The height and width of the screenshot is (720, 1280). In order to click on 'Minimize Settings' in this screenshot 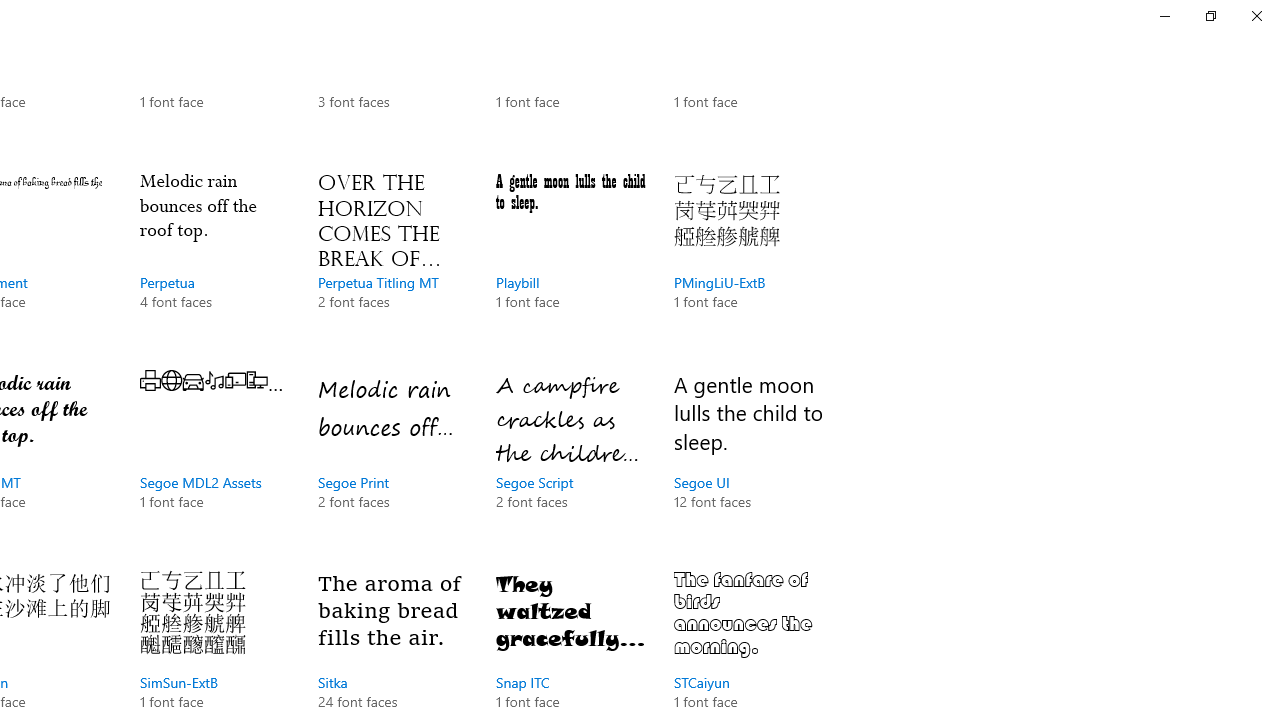, I will do `click(1164, 15)`.